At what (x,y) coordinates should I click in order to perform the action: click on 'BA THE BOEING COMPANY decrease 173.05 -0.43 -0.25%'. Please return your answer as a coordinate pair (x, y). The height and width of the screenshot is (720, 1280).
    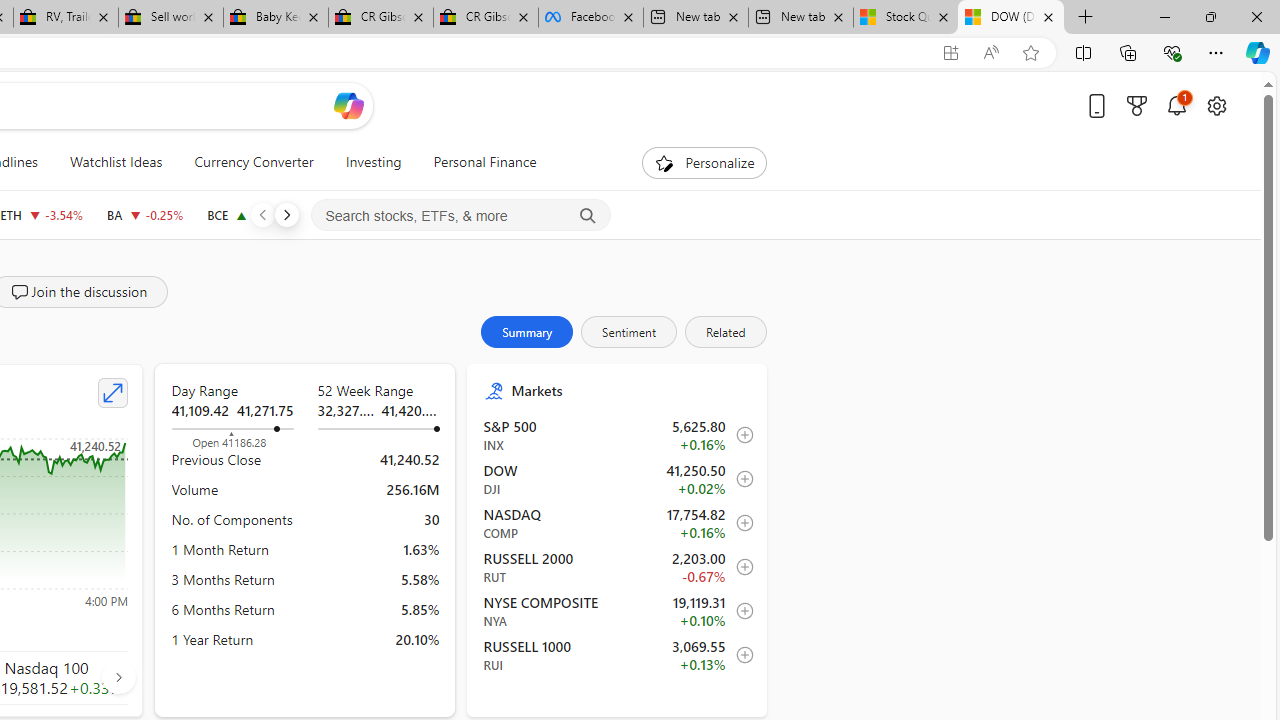
    Looking at the image, I should click on (144, 214).